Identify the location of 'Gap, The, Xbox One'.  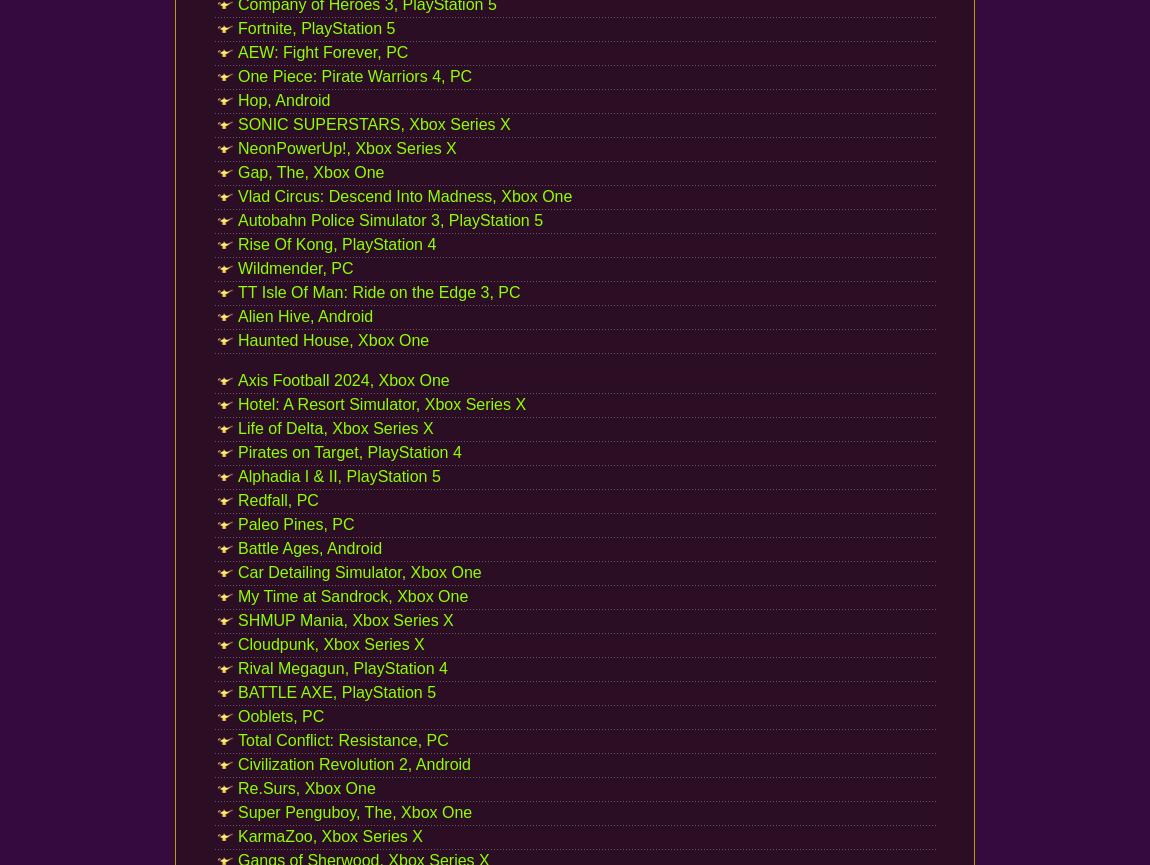
(237, 171).